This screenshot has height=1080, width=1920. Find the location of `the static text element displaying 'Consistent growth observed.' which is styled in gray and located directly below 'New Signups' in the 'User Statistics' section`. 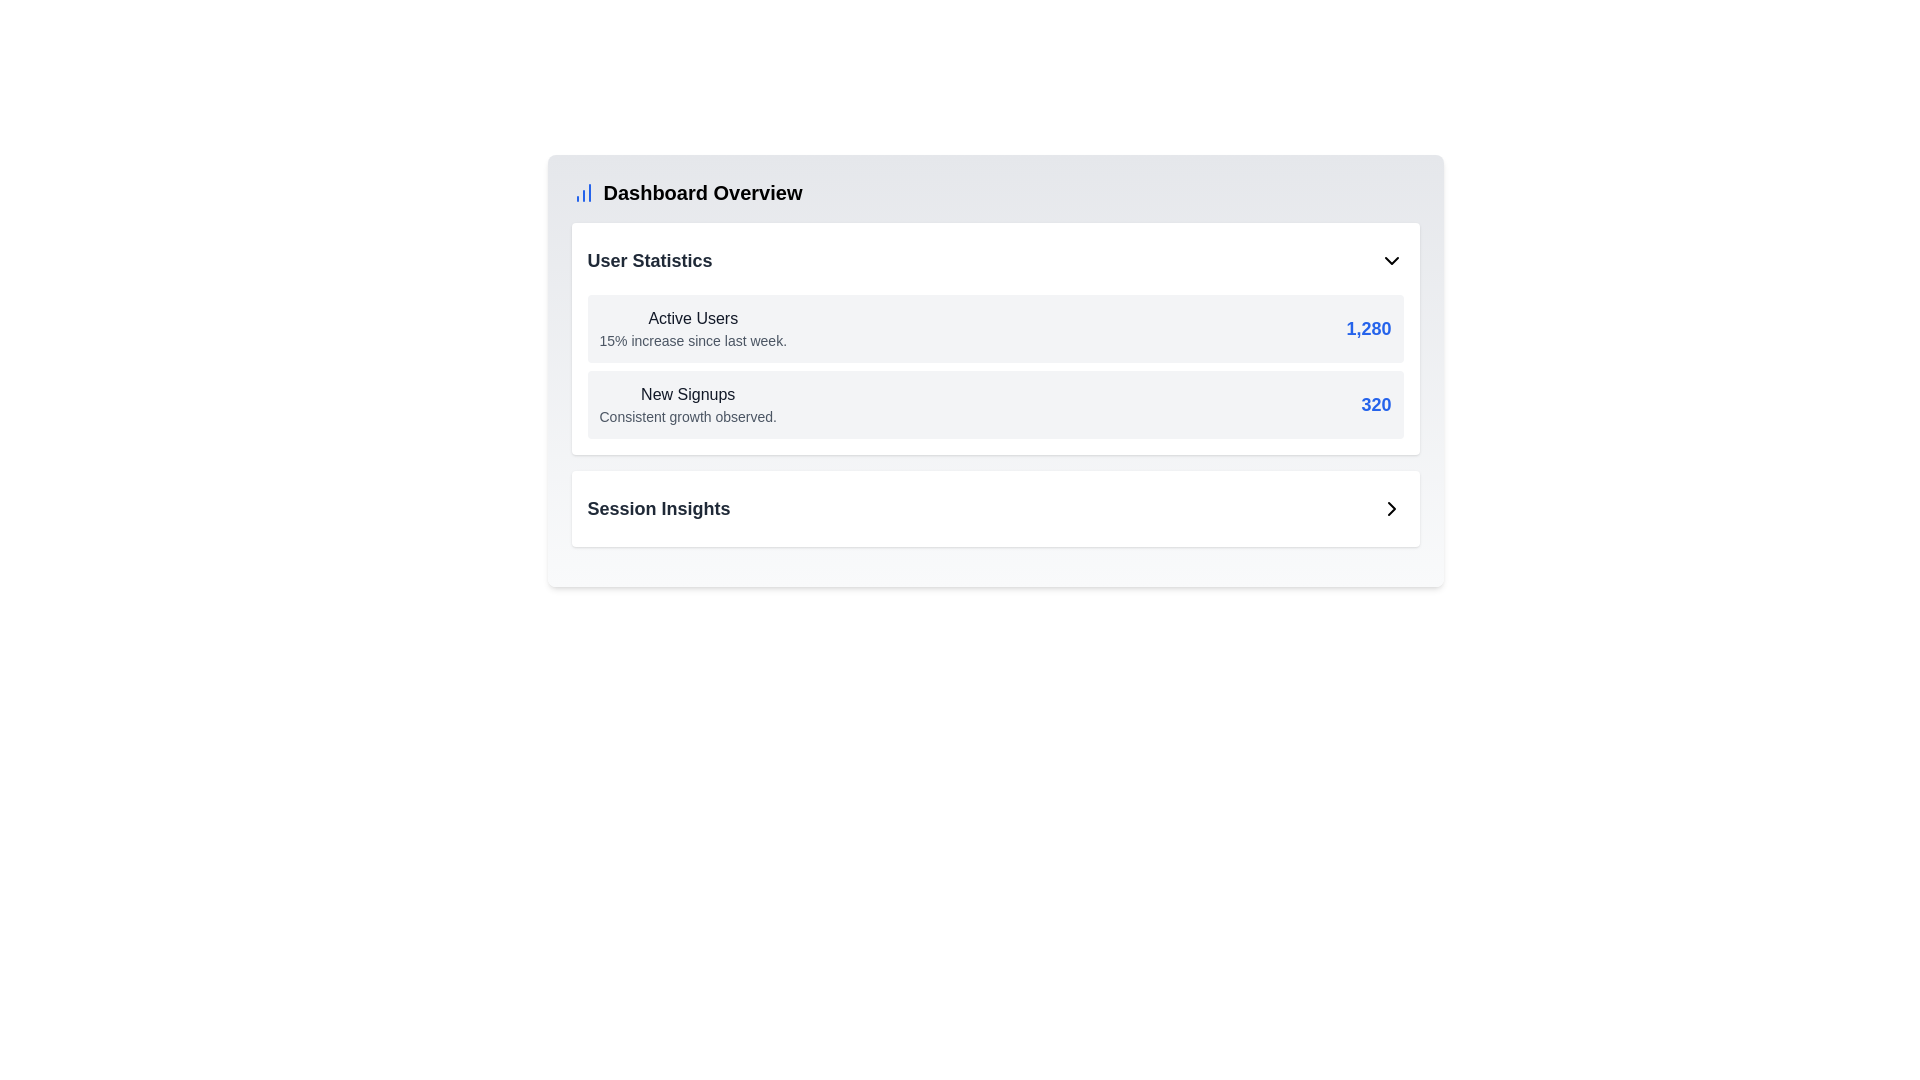

the static text element displaying 'Consistent growth observed.' which is styled in gray and located directly below 'New Signups' in the 'User Statistics' section is located at coordinates (688, 415).